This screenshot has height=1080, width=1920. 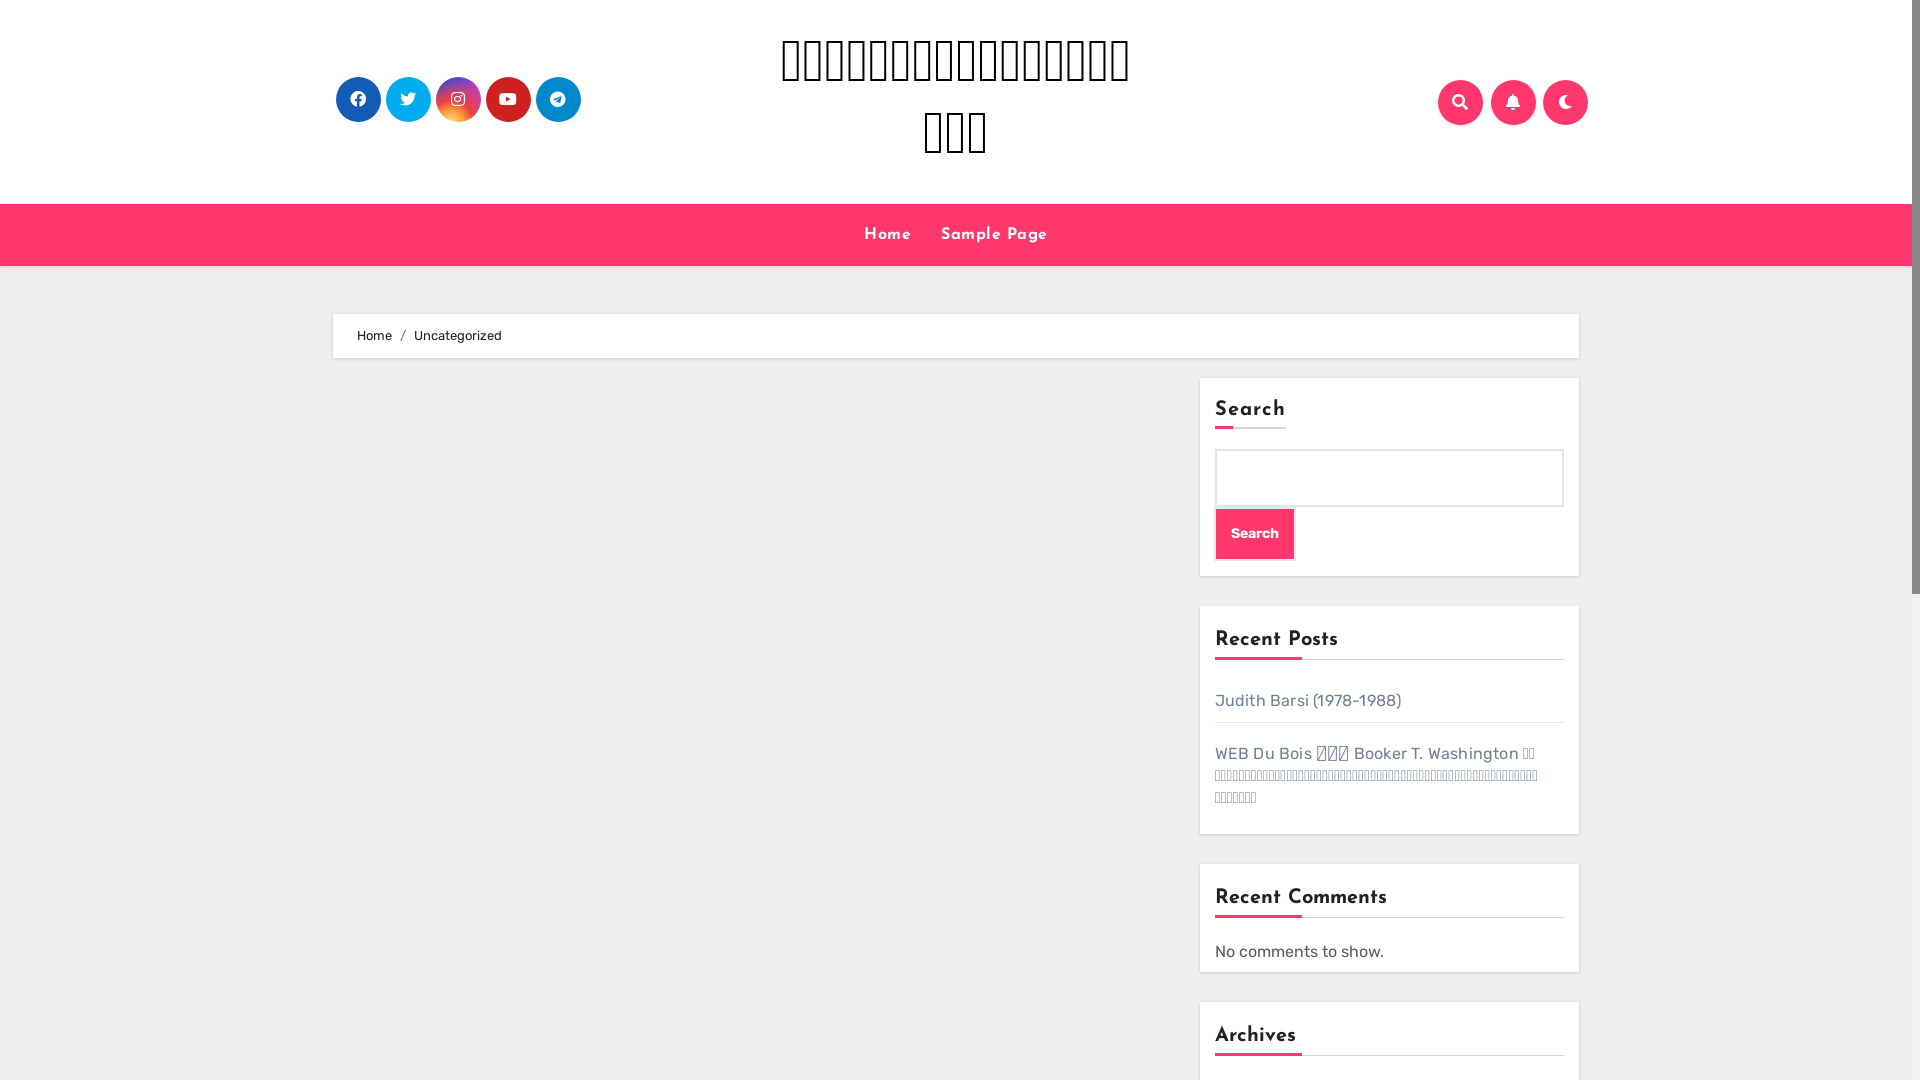 What do you see at coordinates (374, 334) in the screenshot?
I see `'Home'` at bounding box center [374, 334].